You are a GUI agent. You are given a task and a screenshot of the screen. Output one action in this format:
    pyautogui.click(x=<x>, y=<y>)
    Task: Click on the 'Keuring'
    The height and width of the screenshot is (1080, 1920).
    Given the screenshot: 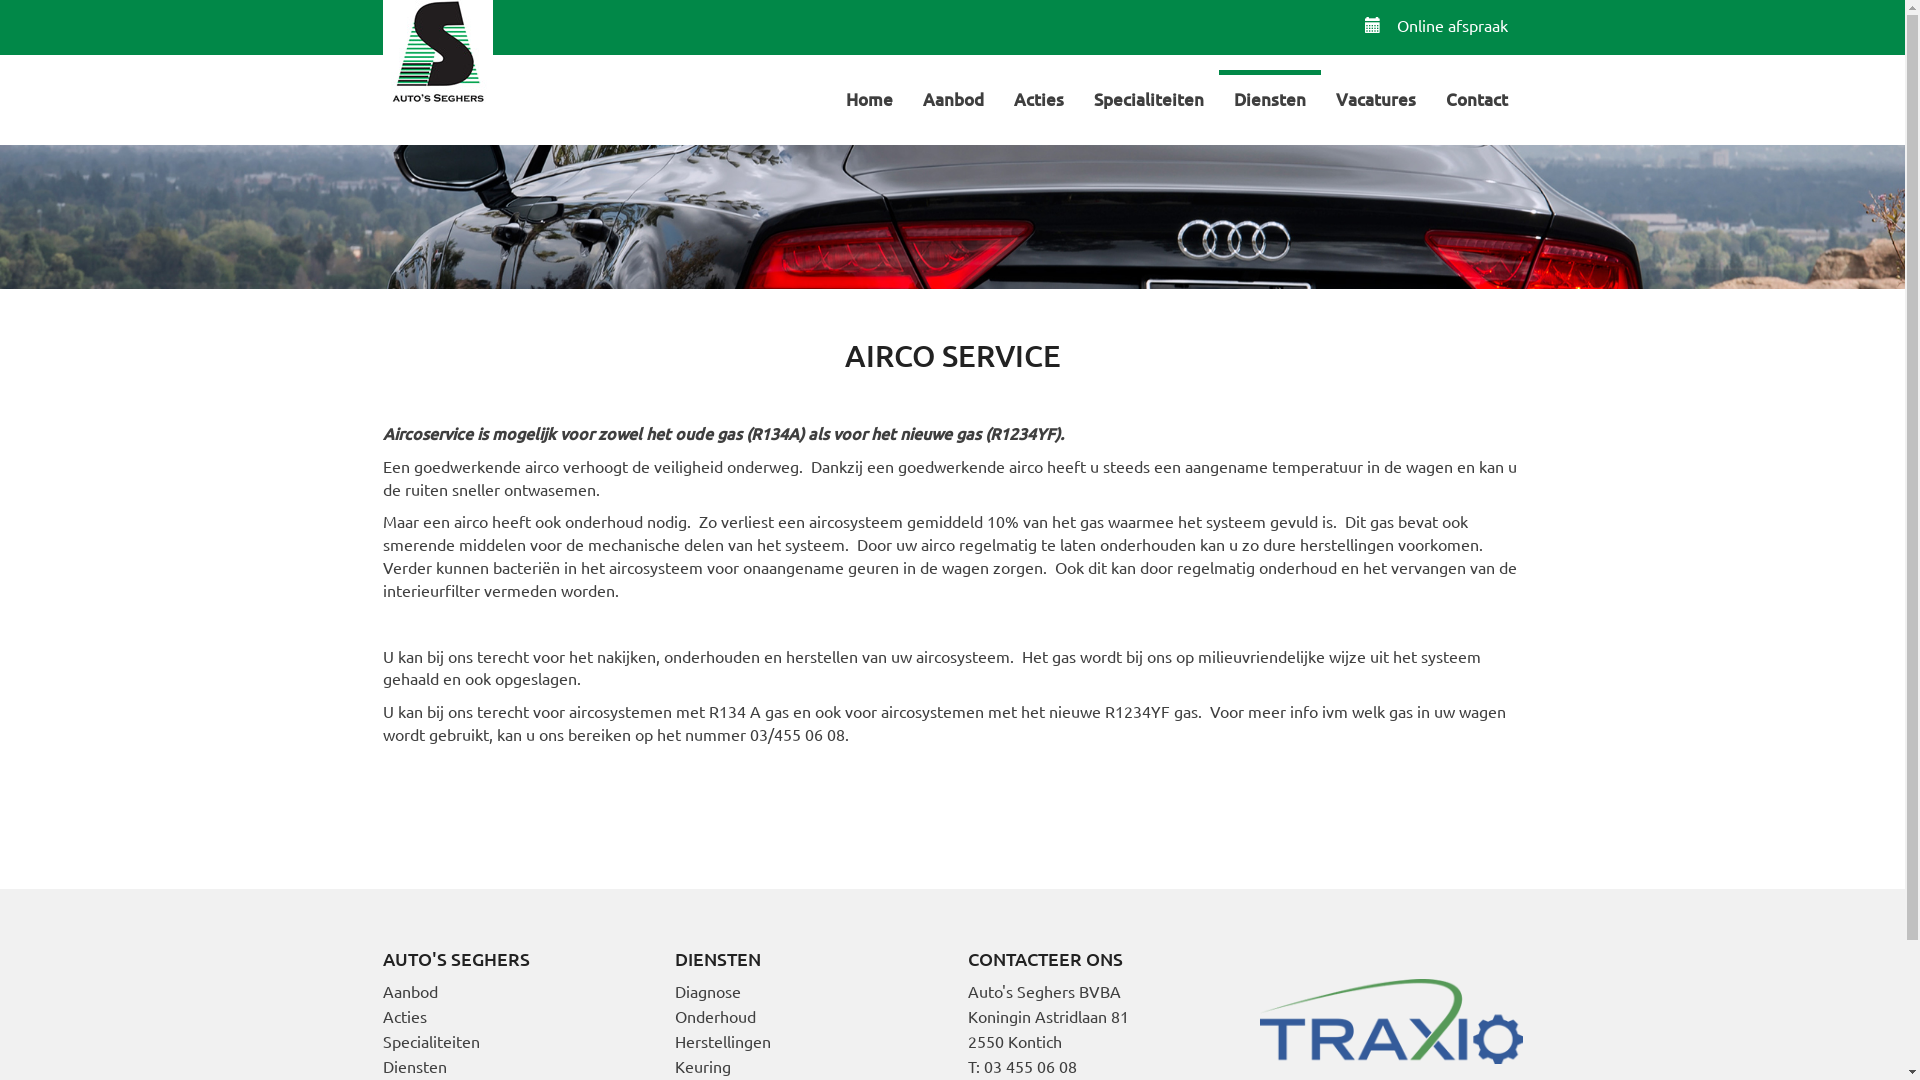 What is the action you would take?
    pyautogui.click(x=702, y=1064)
    